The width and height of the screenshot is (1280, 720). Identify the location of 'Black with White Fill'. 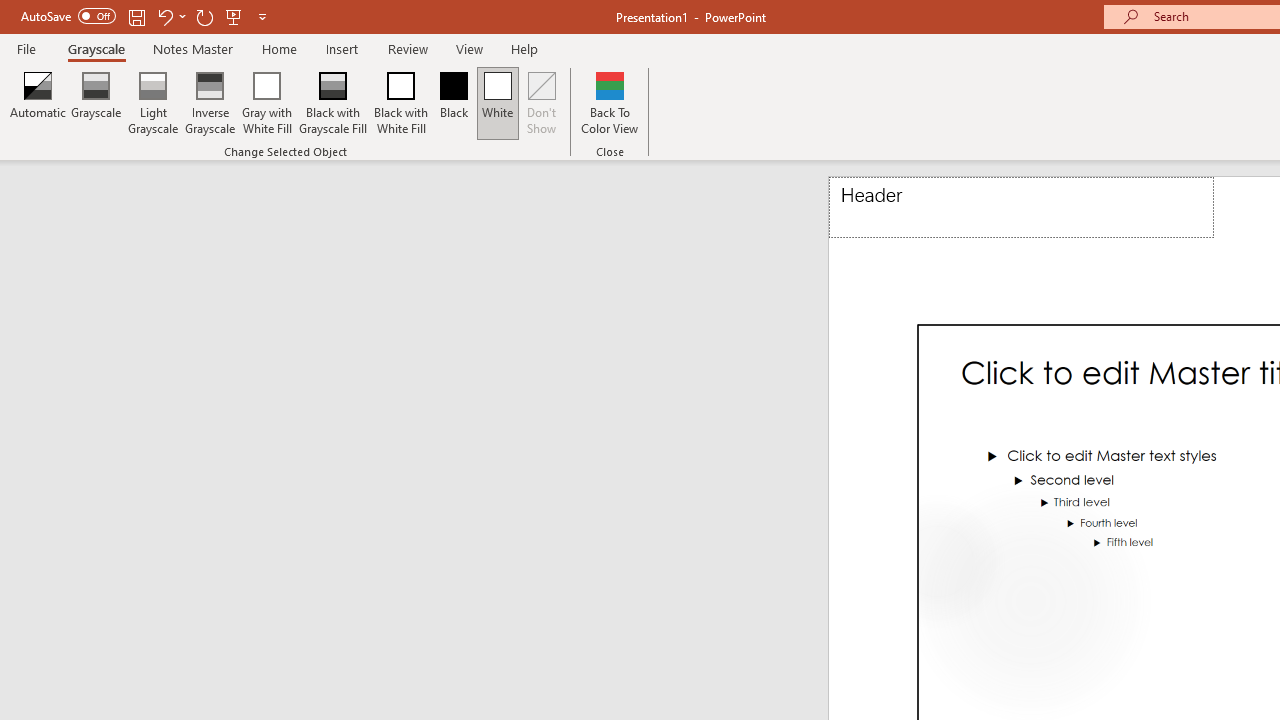
(400, 103).